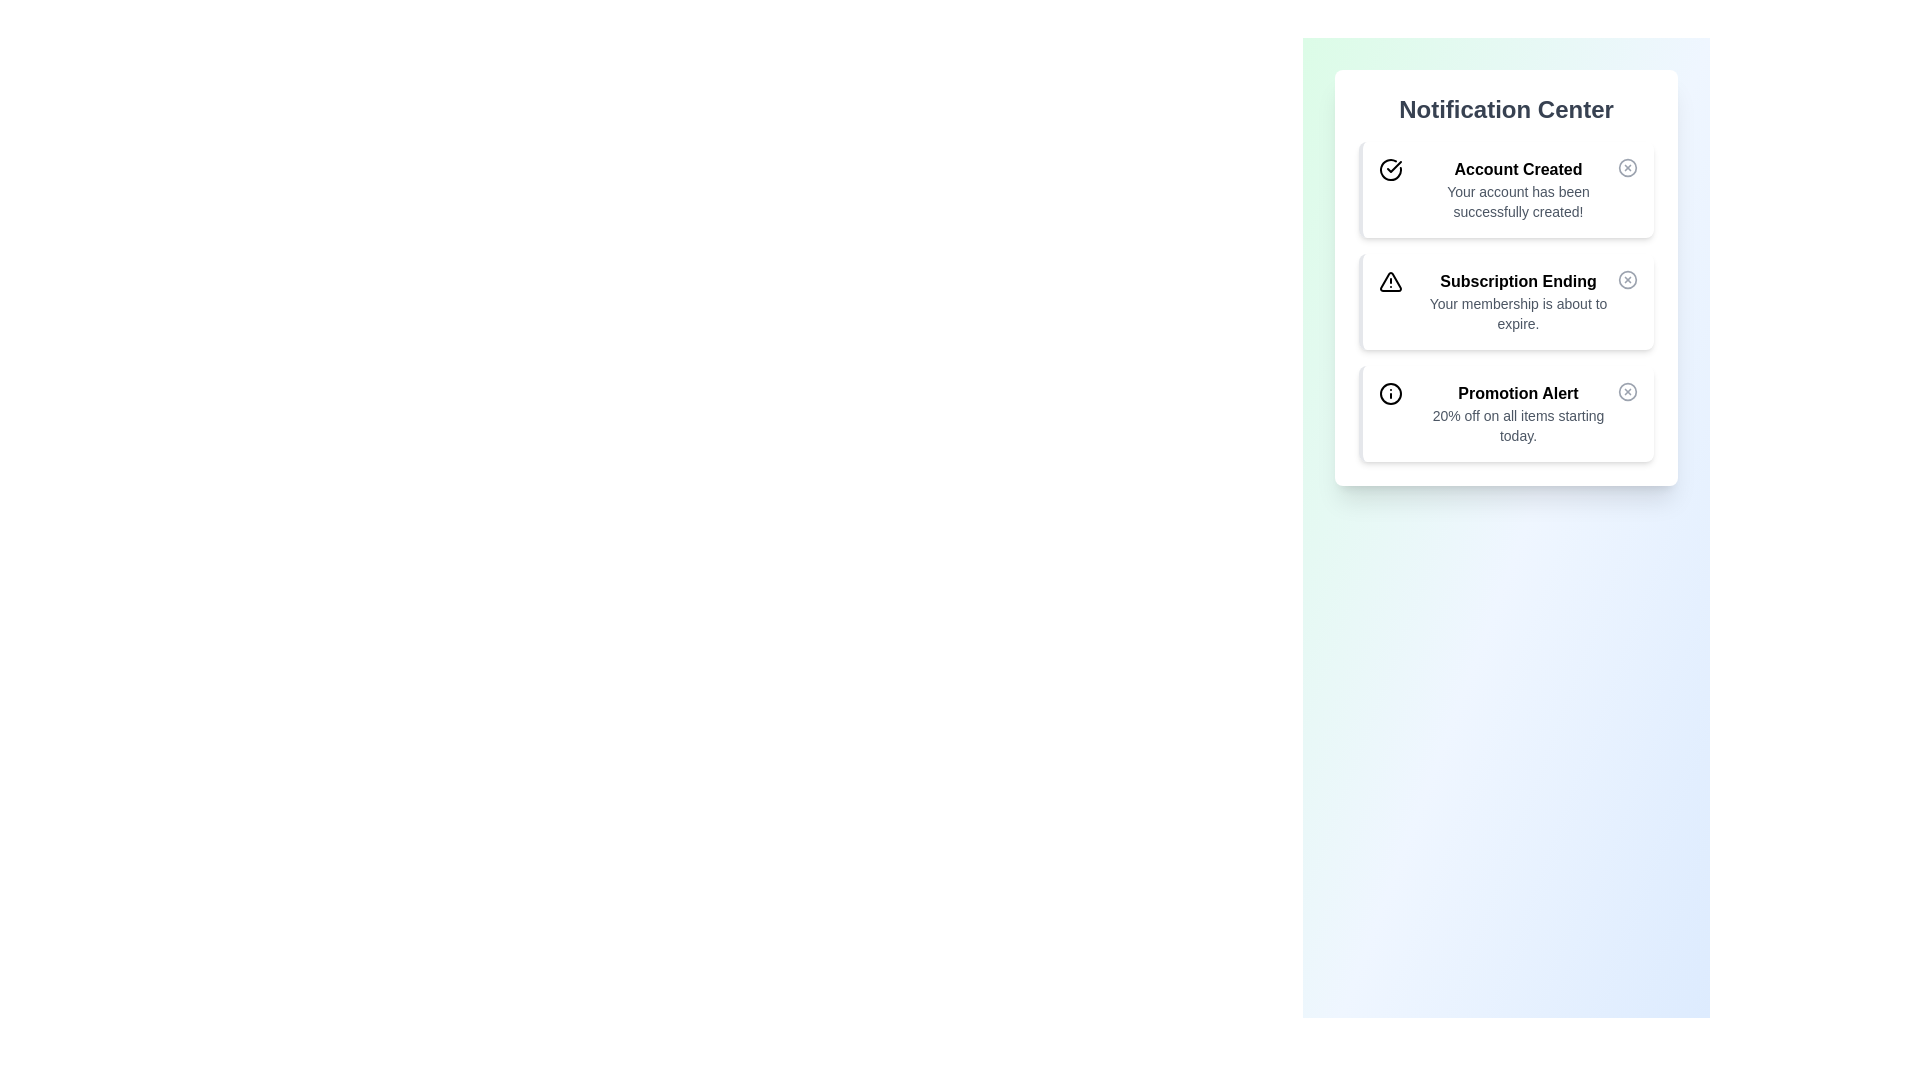  I want to click on text from the descriptive message Text Label located in the third notification section of the Notification Center panel, right below the title 'Promotion Alert', so click(1518, 424).